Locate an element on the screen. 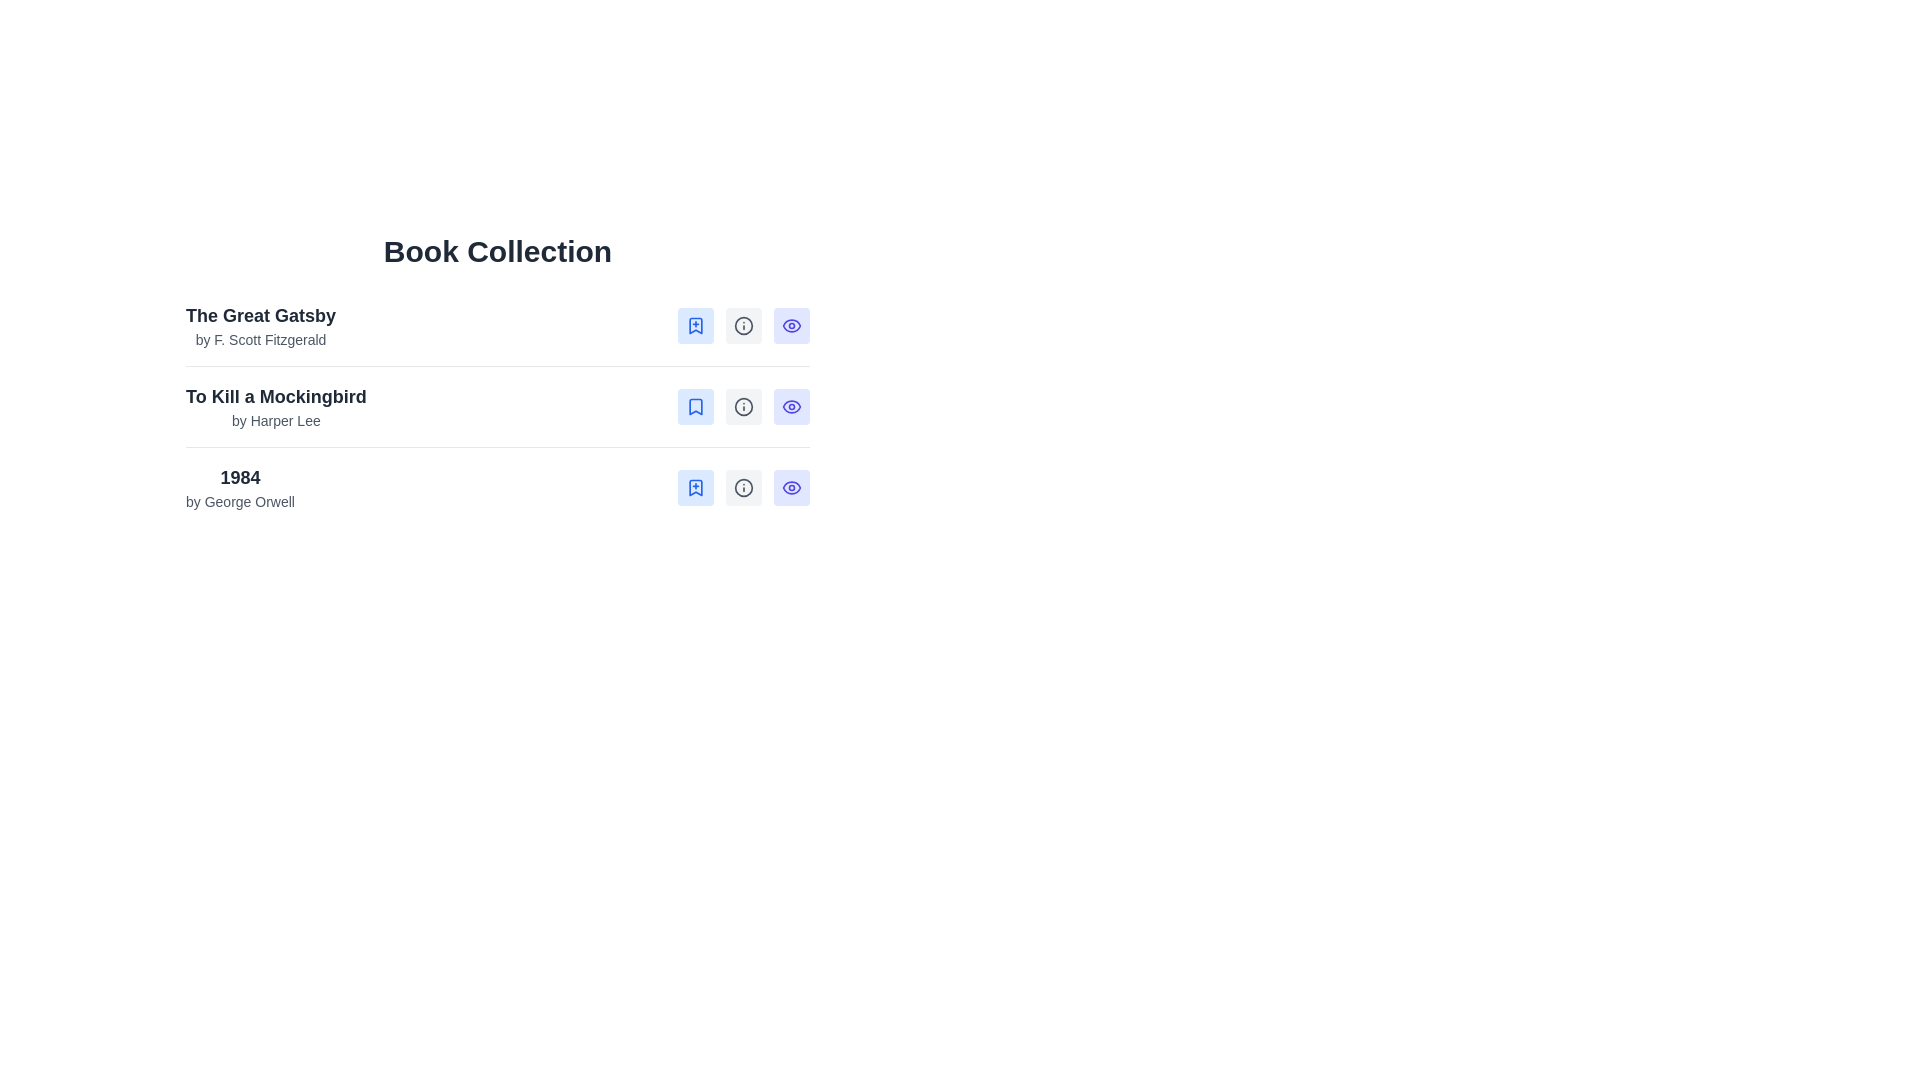 Image resolution: width=1920 pixels, height=1080 pixels. the visibility icon (eye) located in the third row of the book collection table, specifically the icon associated with the book '1984' by George Orwell is located at coordinates (791, 325).